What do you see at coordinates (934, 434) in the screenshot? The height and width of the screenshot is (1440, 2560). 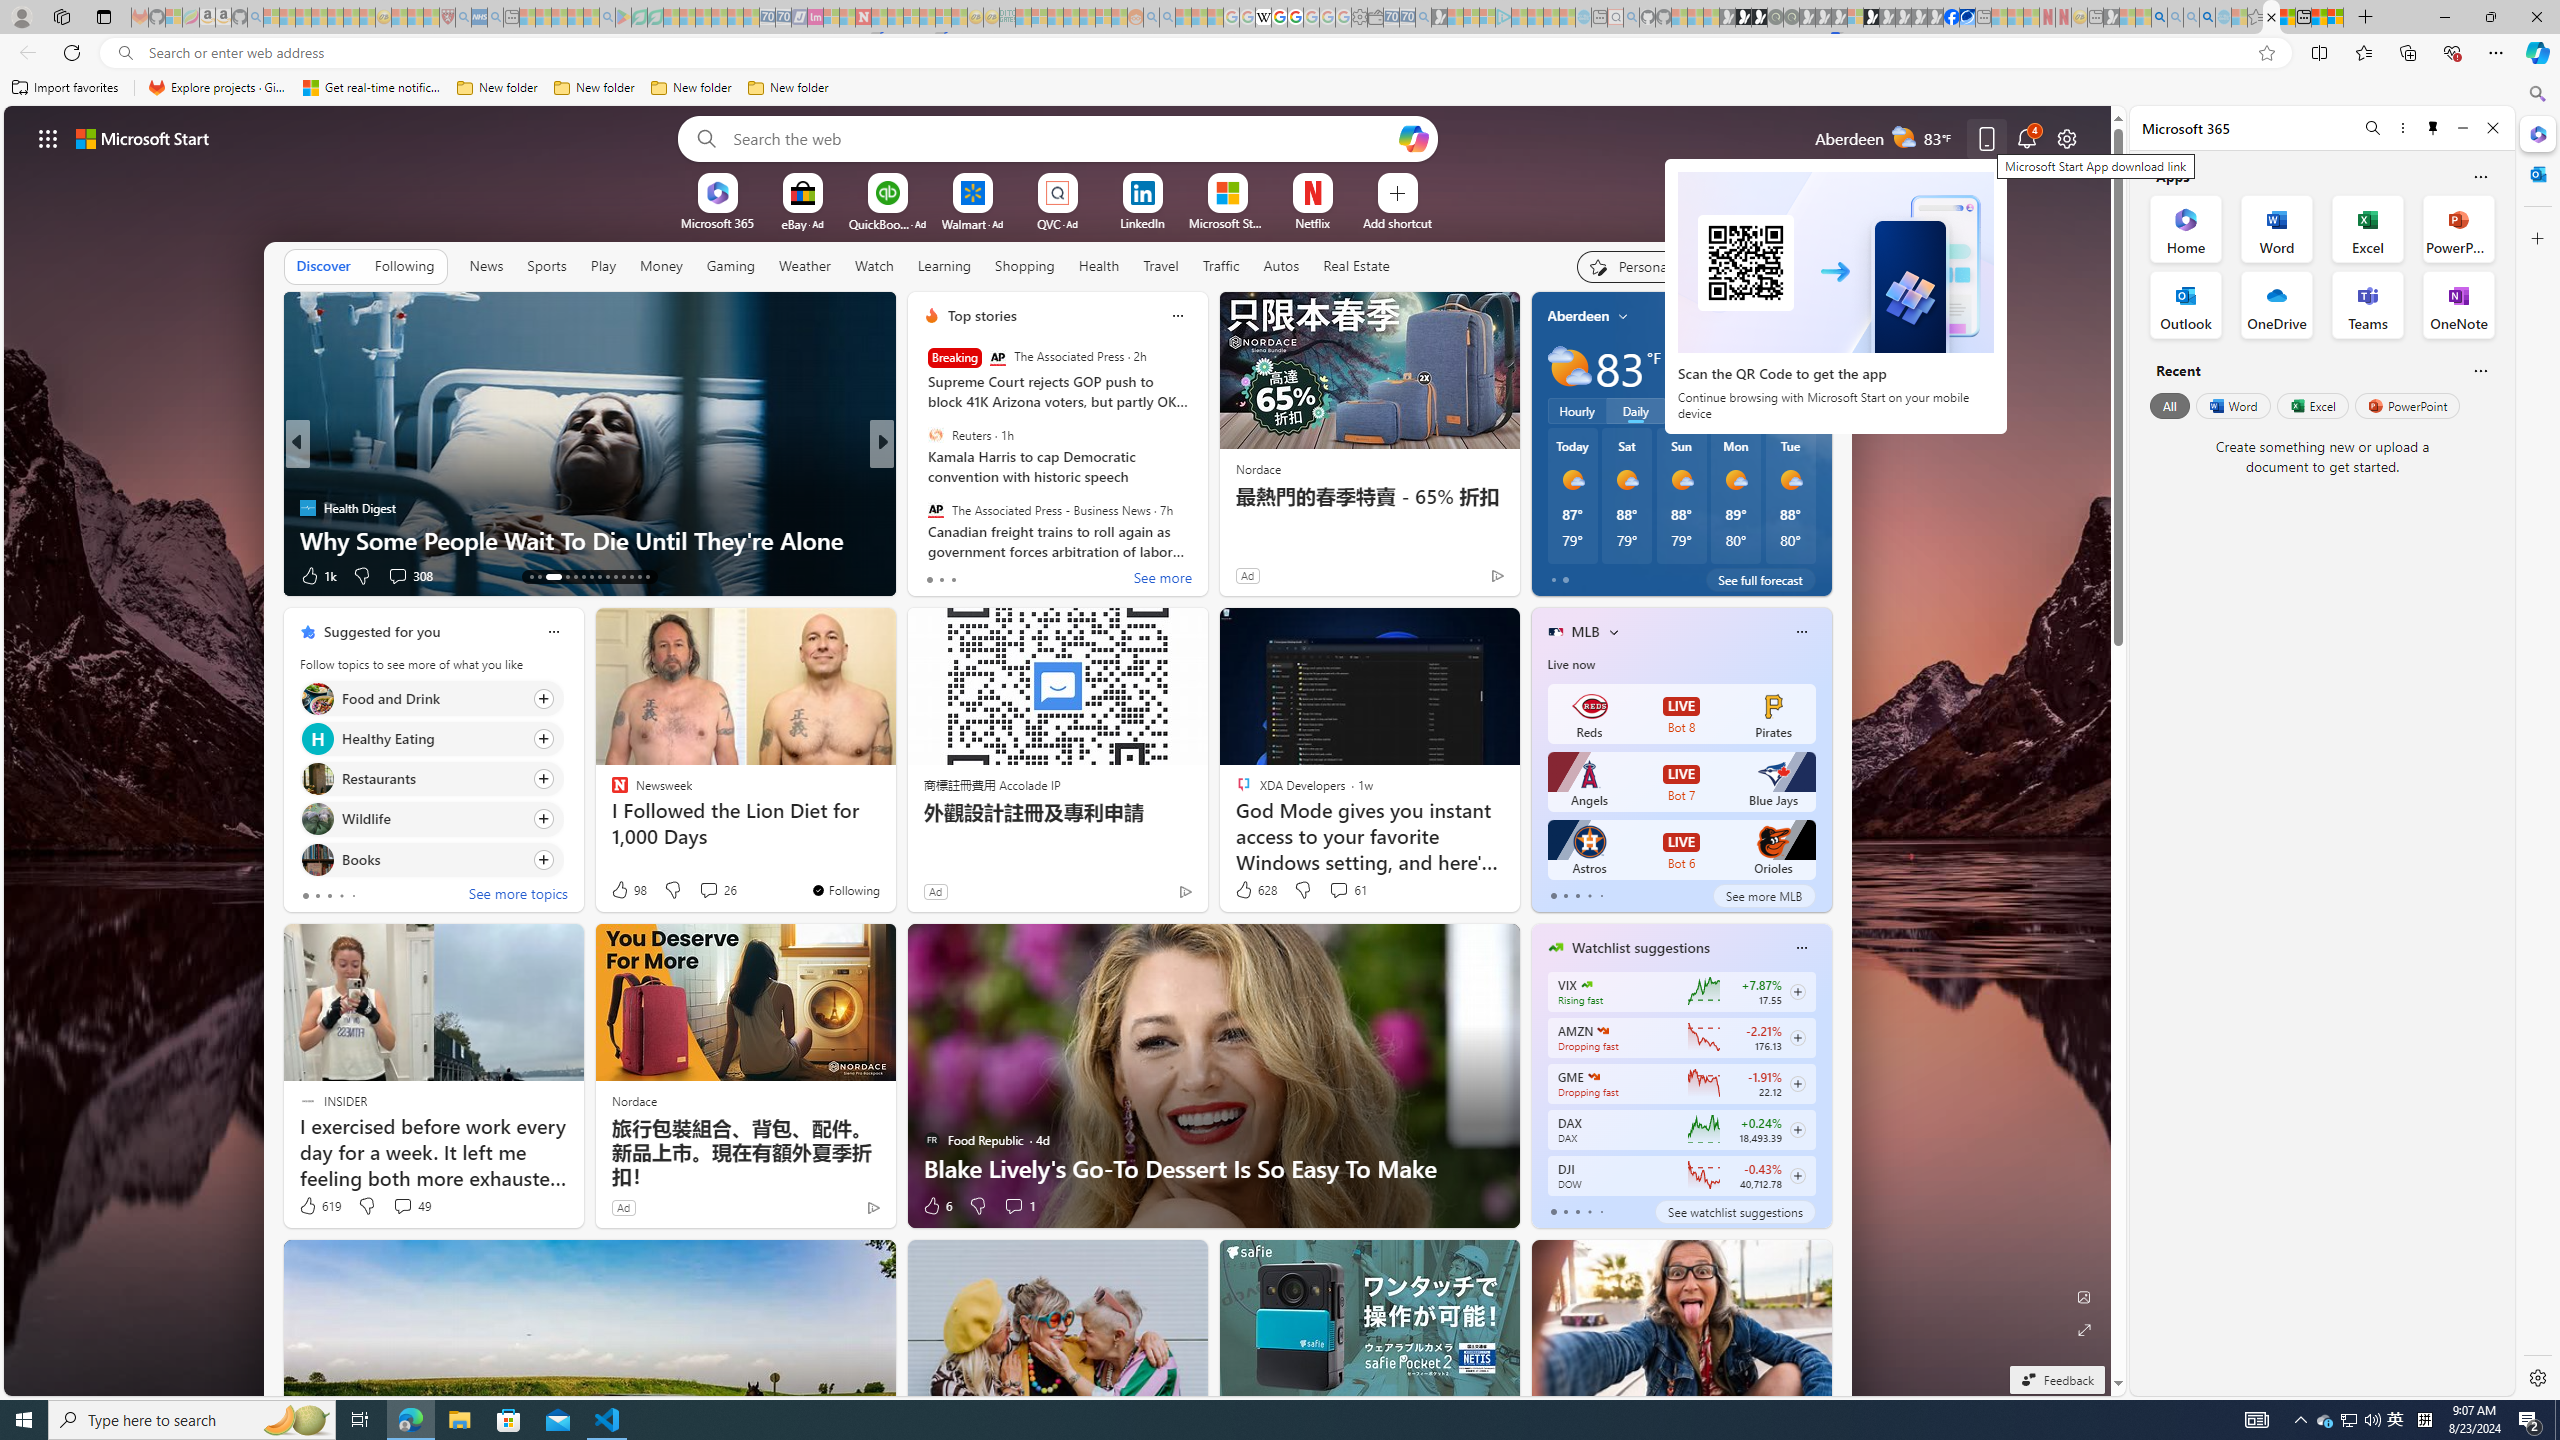 I see `'Reuters'` at bounding box center [934, 434].